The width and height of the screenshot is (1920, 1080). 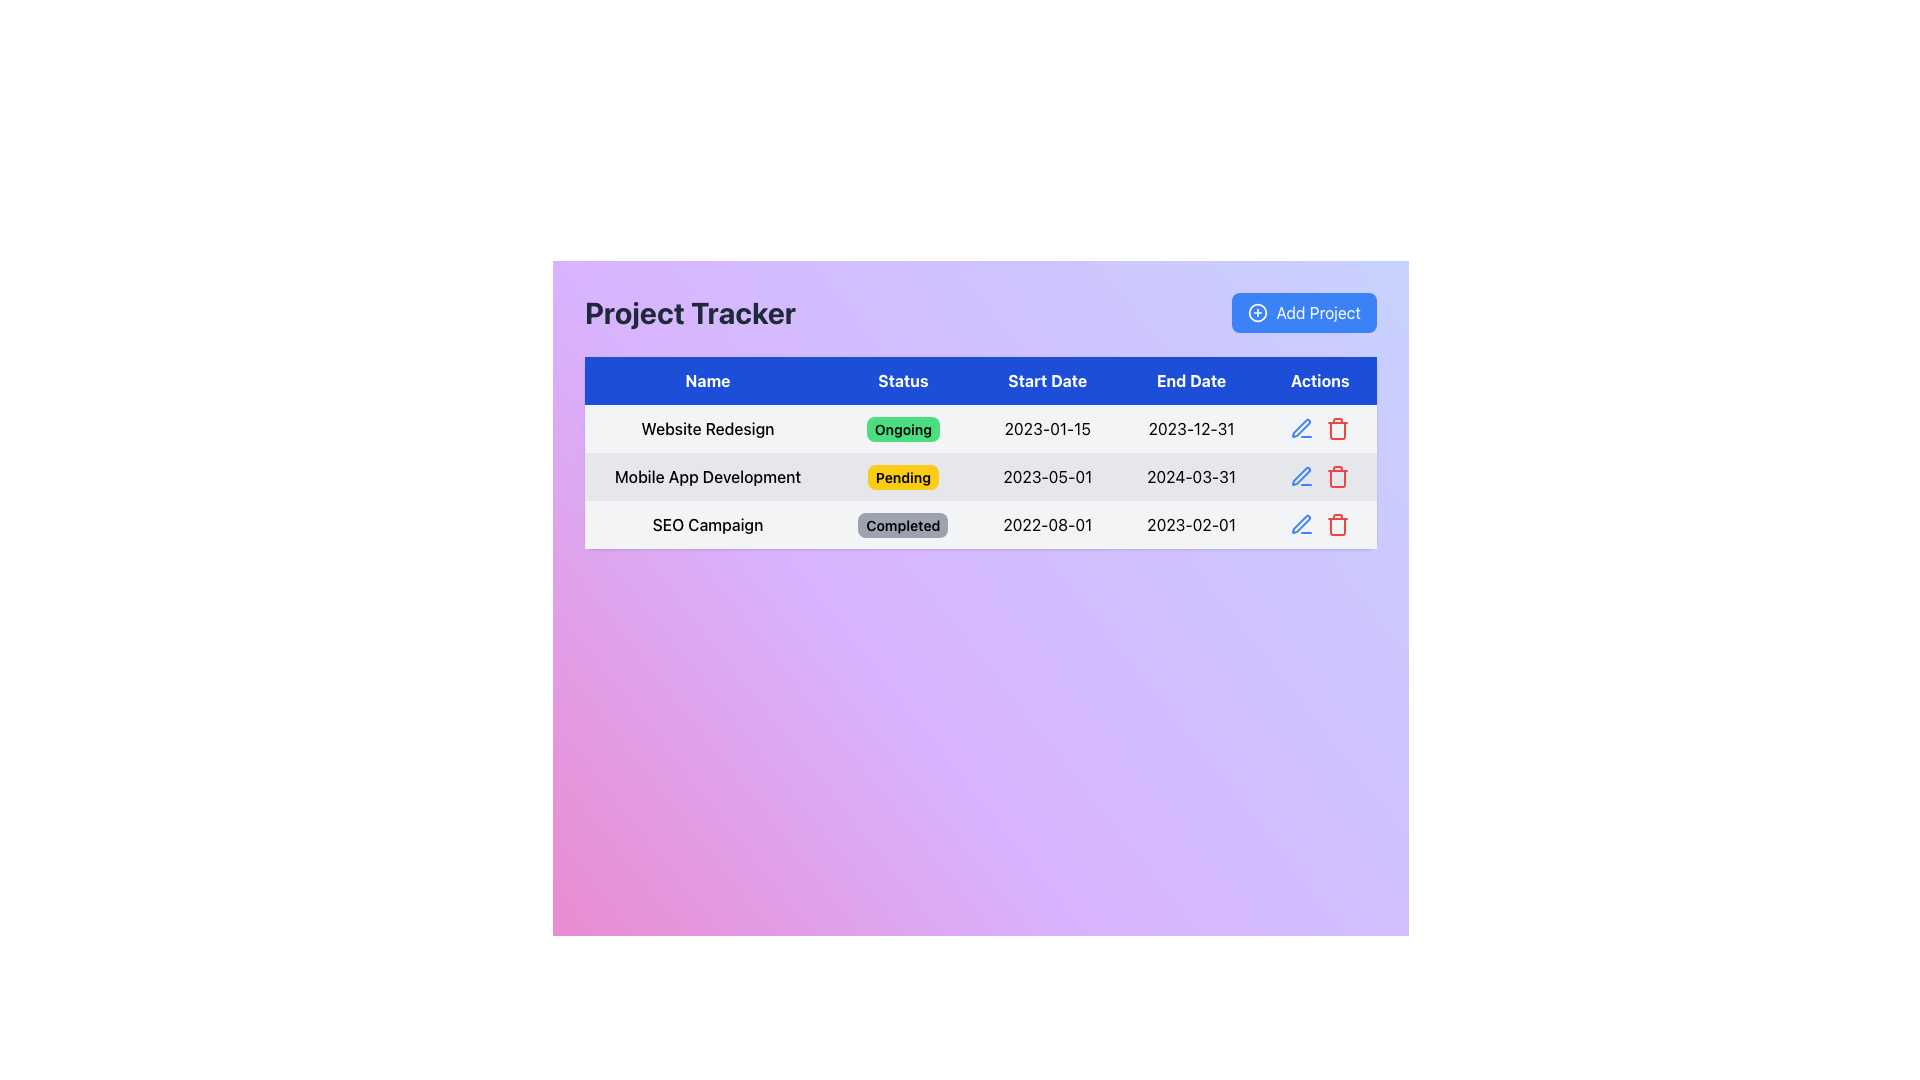 What do you see at coordinates (1046, 381) in the screenshot?
I see `the blue cell containing the white text 'Start Date', which is the third column header in the table positioned between 'Status' and 'End Date'` at bounding box center [1046, 381].